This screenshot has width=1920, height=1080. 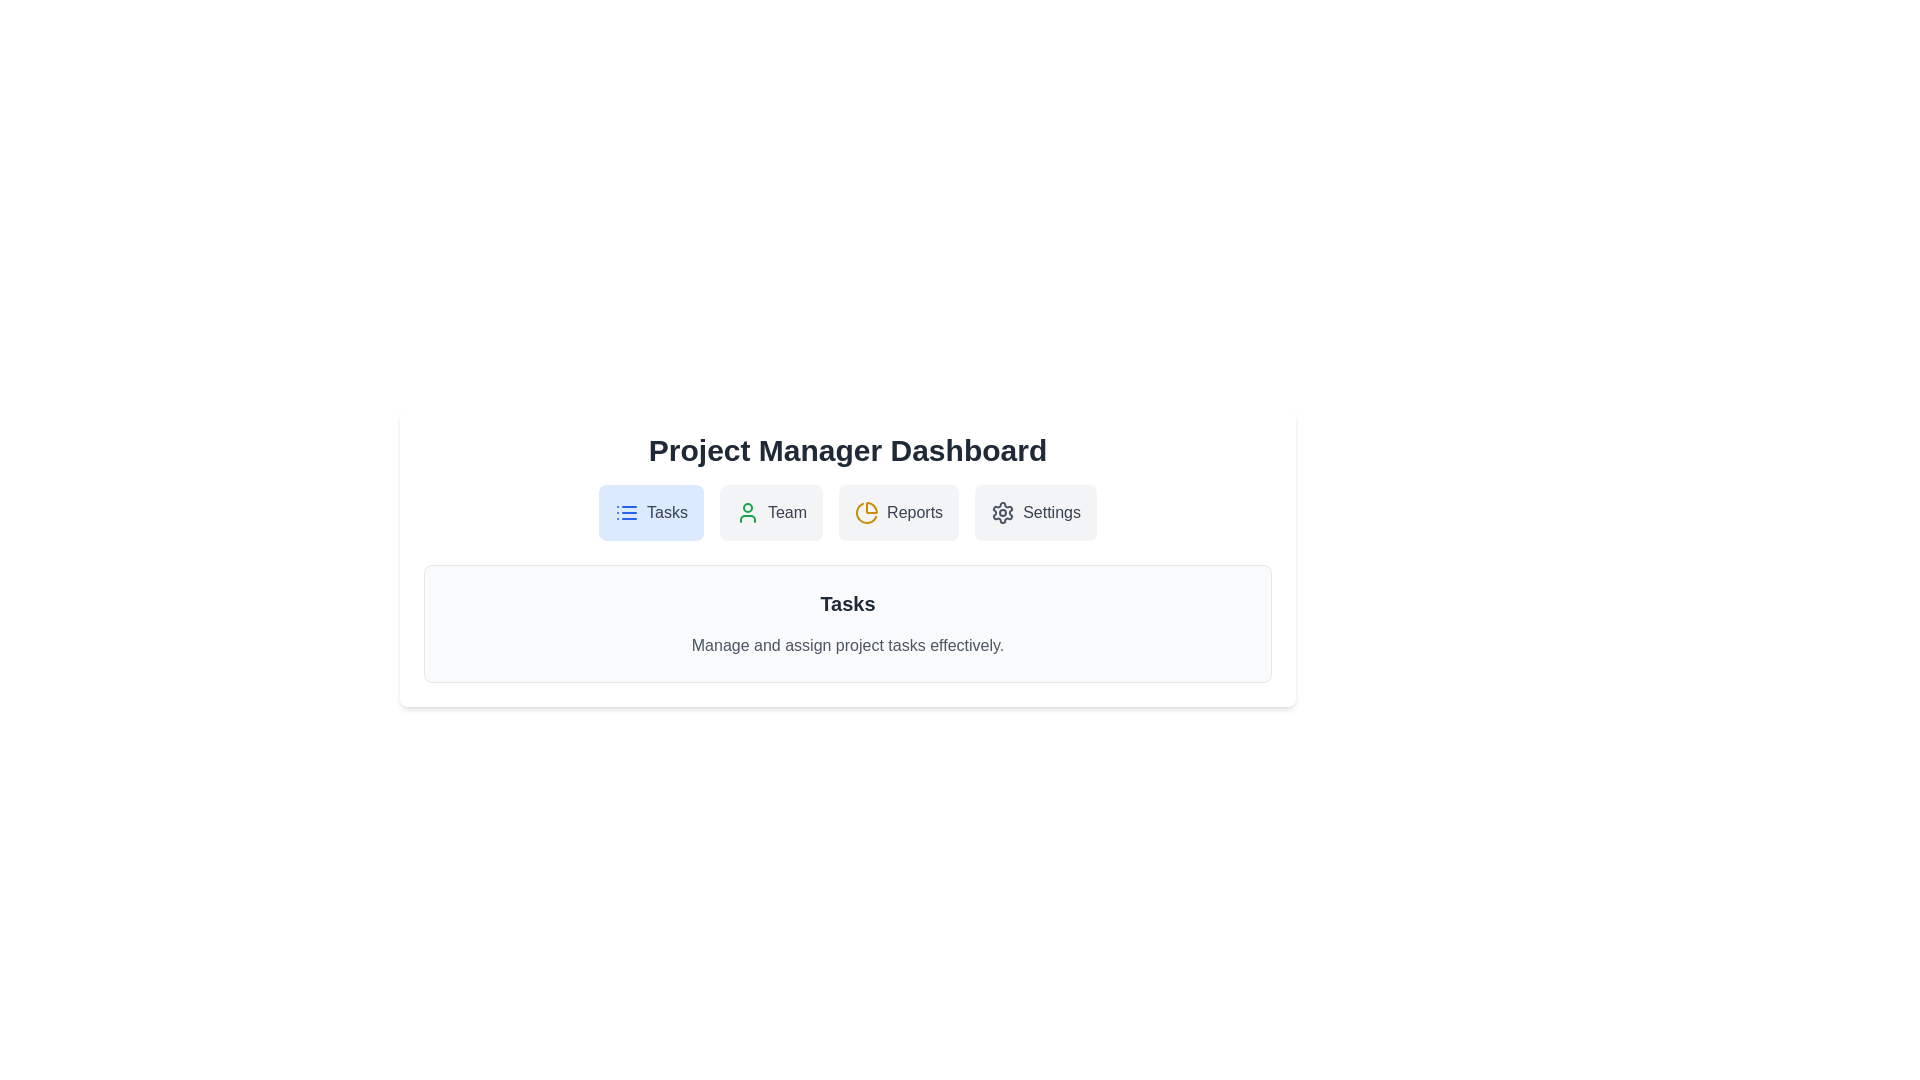 I want to click on the Team tab, so click(x=770, y=512).